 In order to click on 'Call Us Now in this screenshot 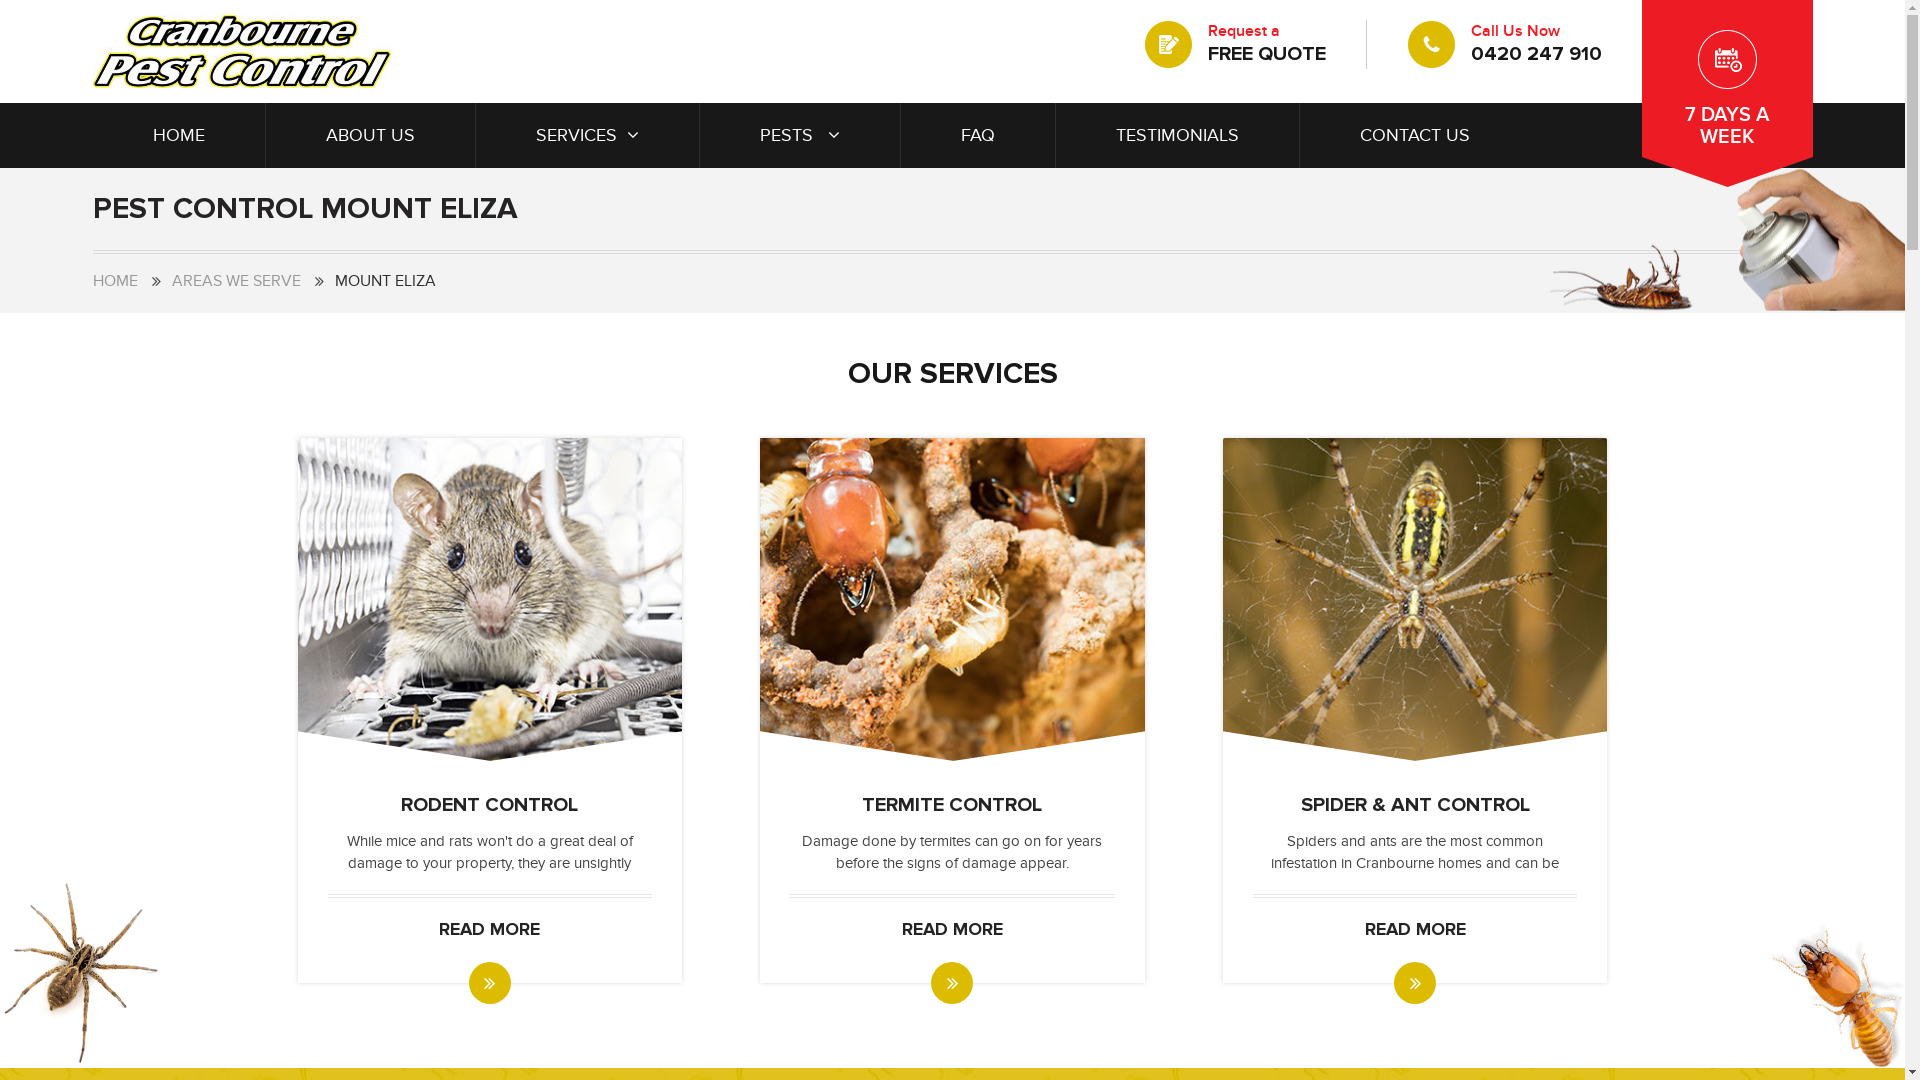, I will do `click(1503, 43)`.